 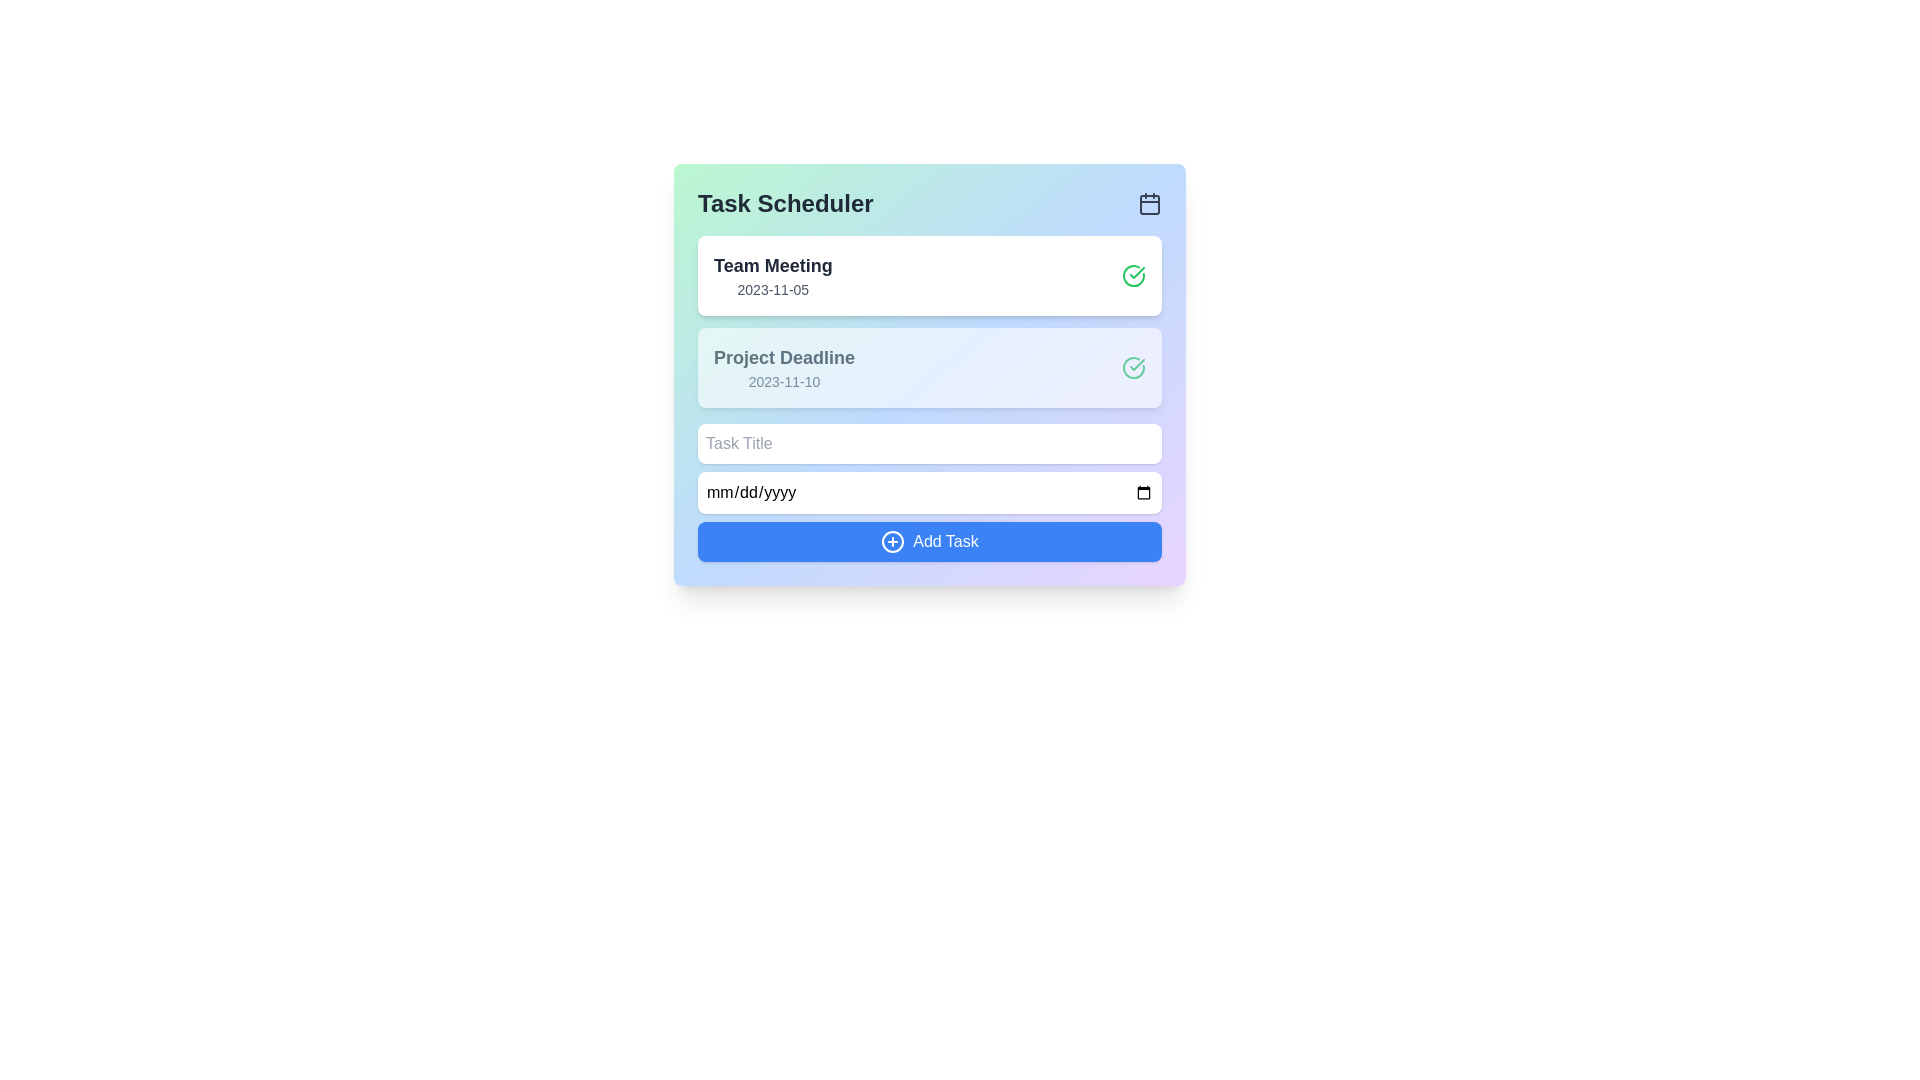 What do you see at coordinates (929, 542) in the screenshot?
I see `the 'Add Task' button located at the bottom of the vertical stack of elements, which is directly below the date selection and task title input fields` at bounding box center [929, 542].